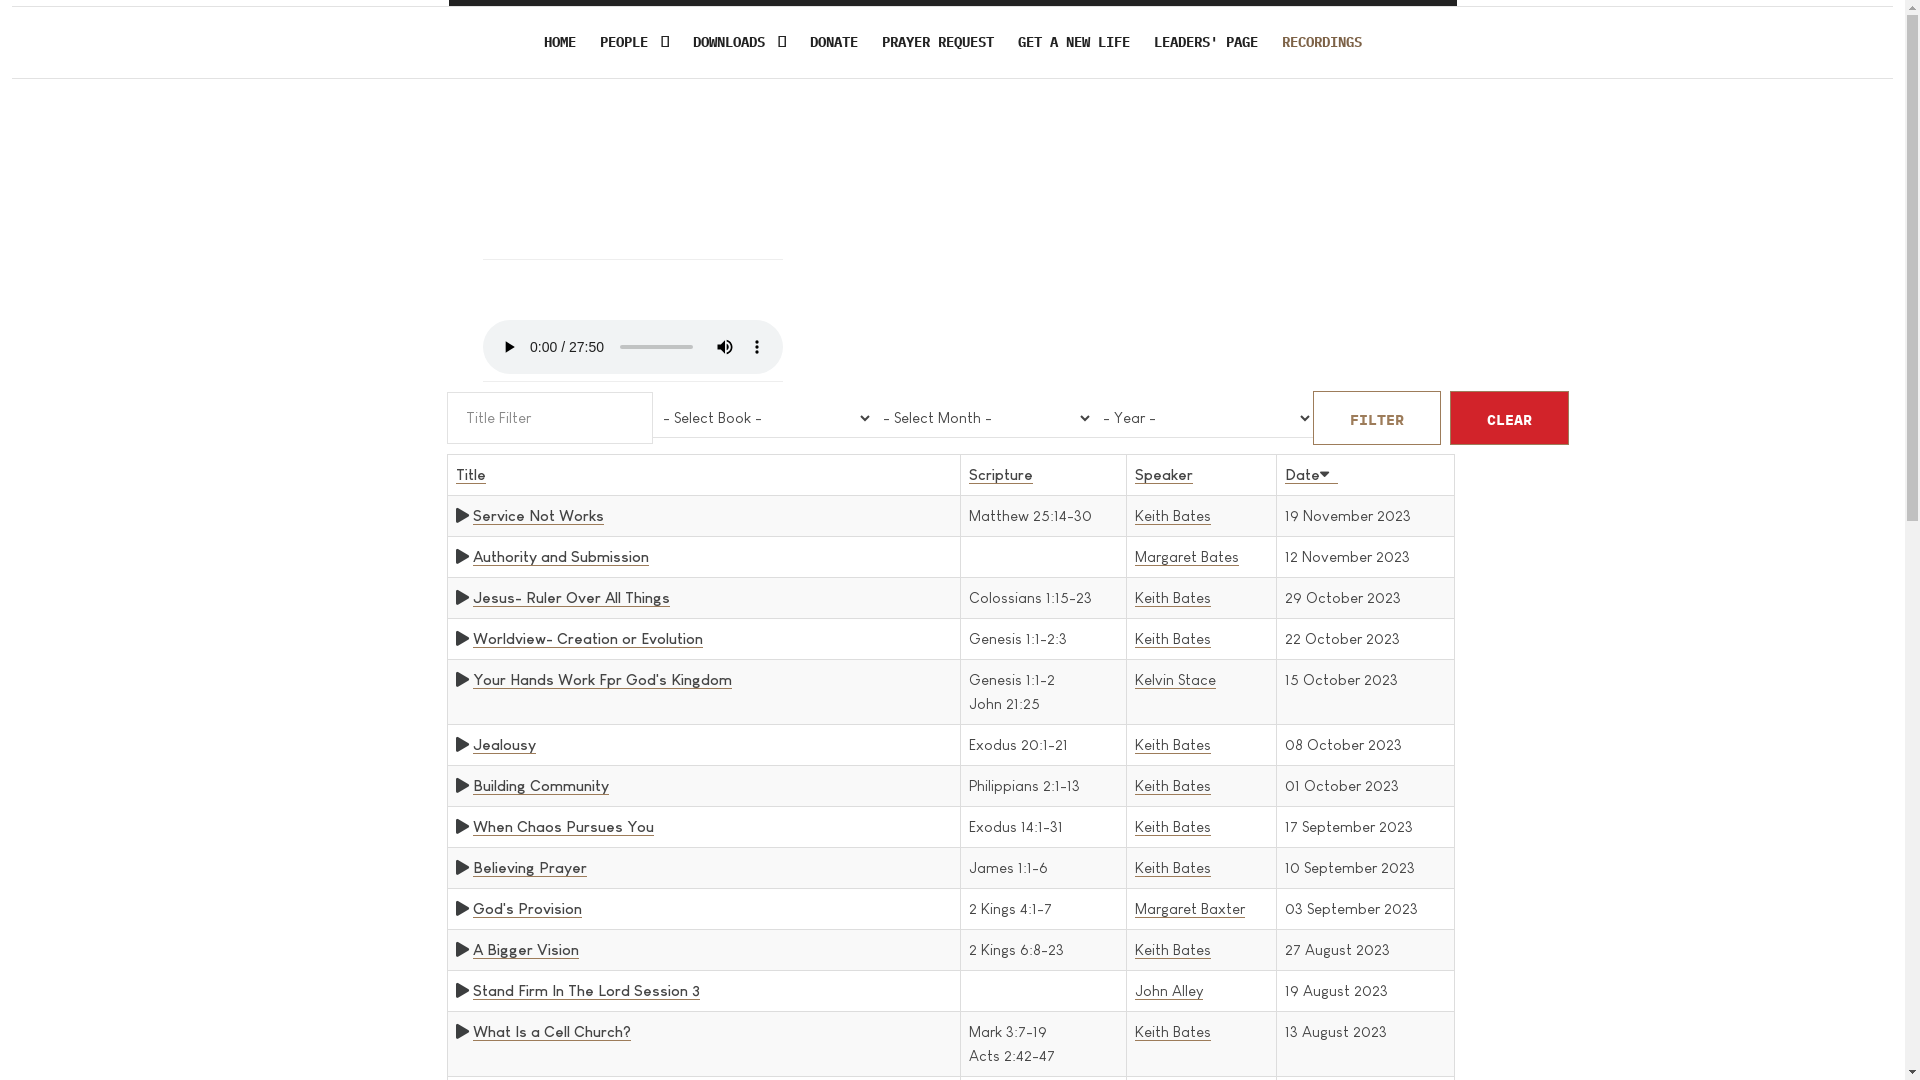 This screenshot has width=1920, height=1080. I want to click on 'Kelvin Stace', so click(1134, 678).